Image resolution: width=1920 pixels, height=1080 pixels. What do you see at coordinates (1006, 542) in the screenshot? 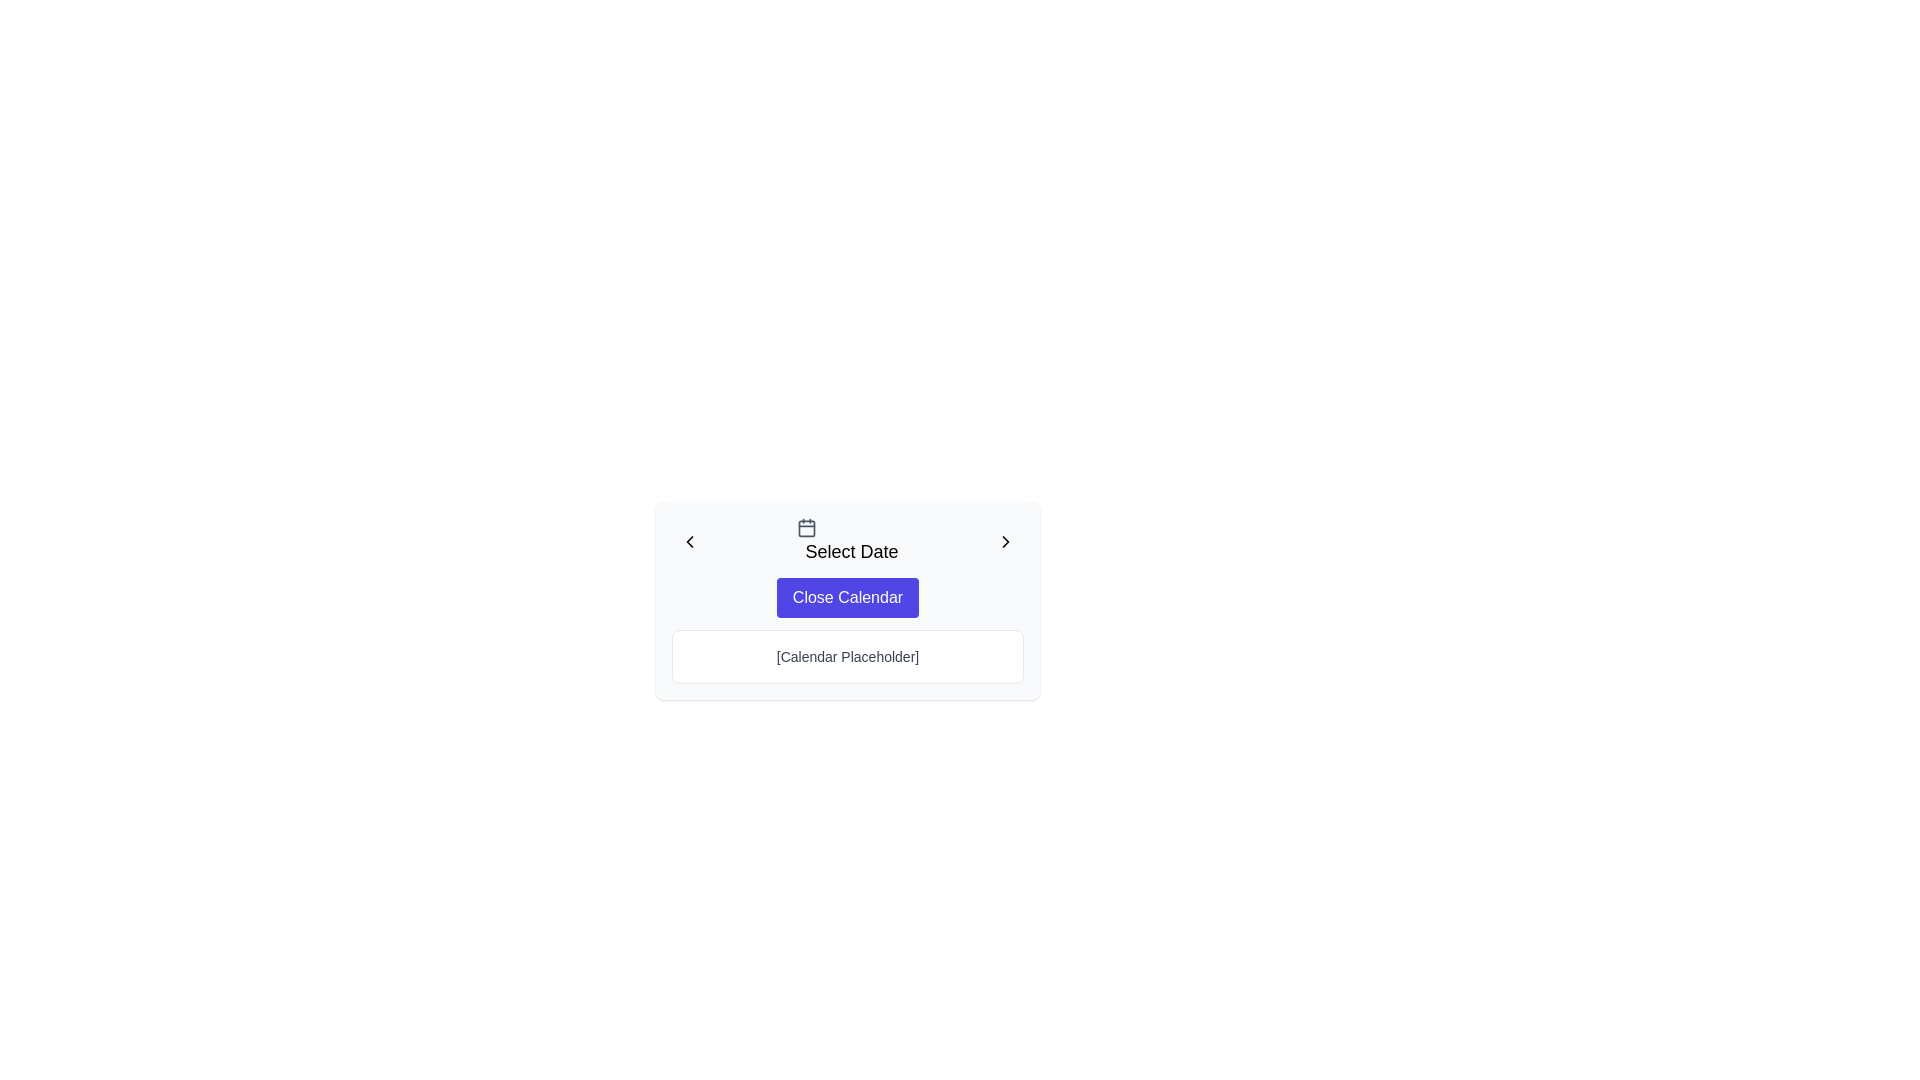
I see `the button located to the right of the 'Select Date' text in the header bar` at bounding box center [1006, 542].